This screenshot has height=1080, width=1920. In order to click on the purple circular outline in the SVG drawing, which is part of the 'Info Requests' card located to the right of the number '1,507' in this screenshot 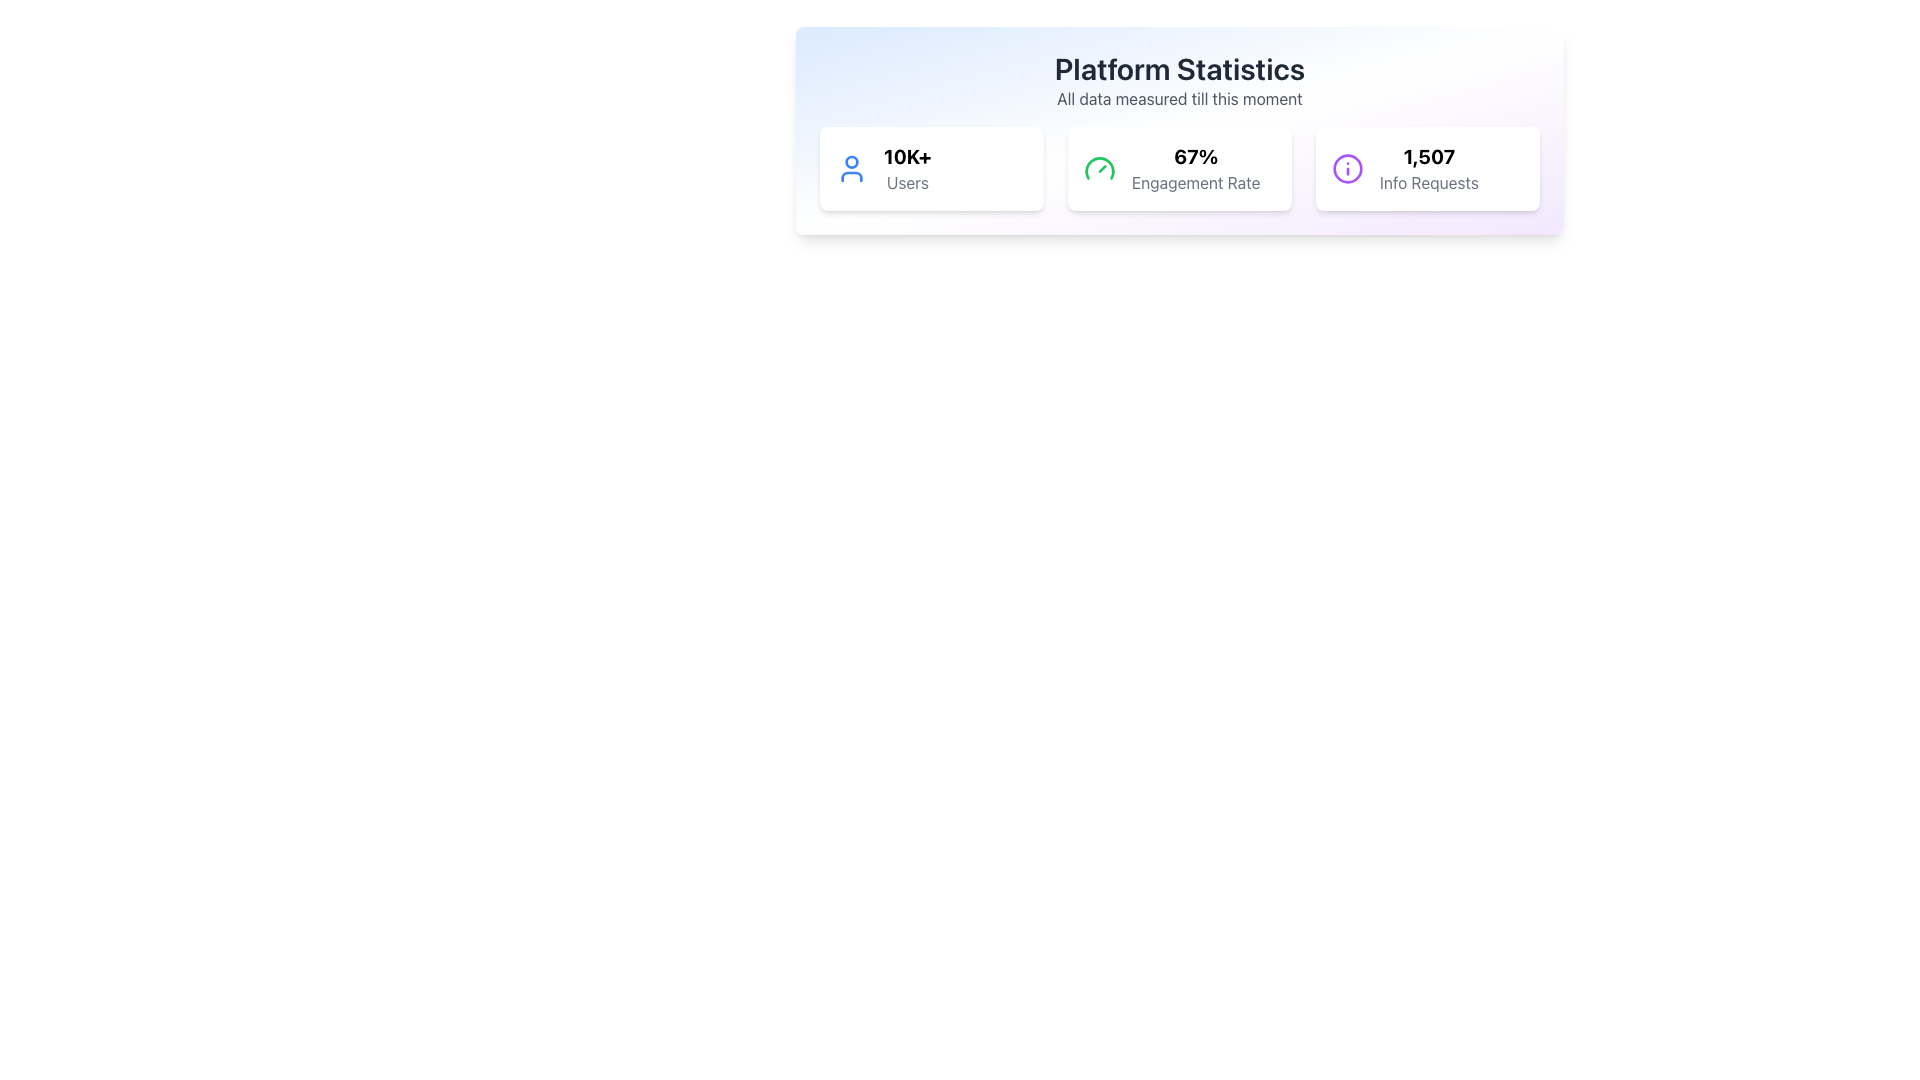, I will do `click(1348, 168)`.